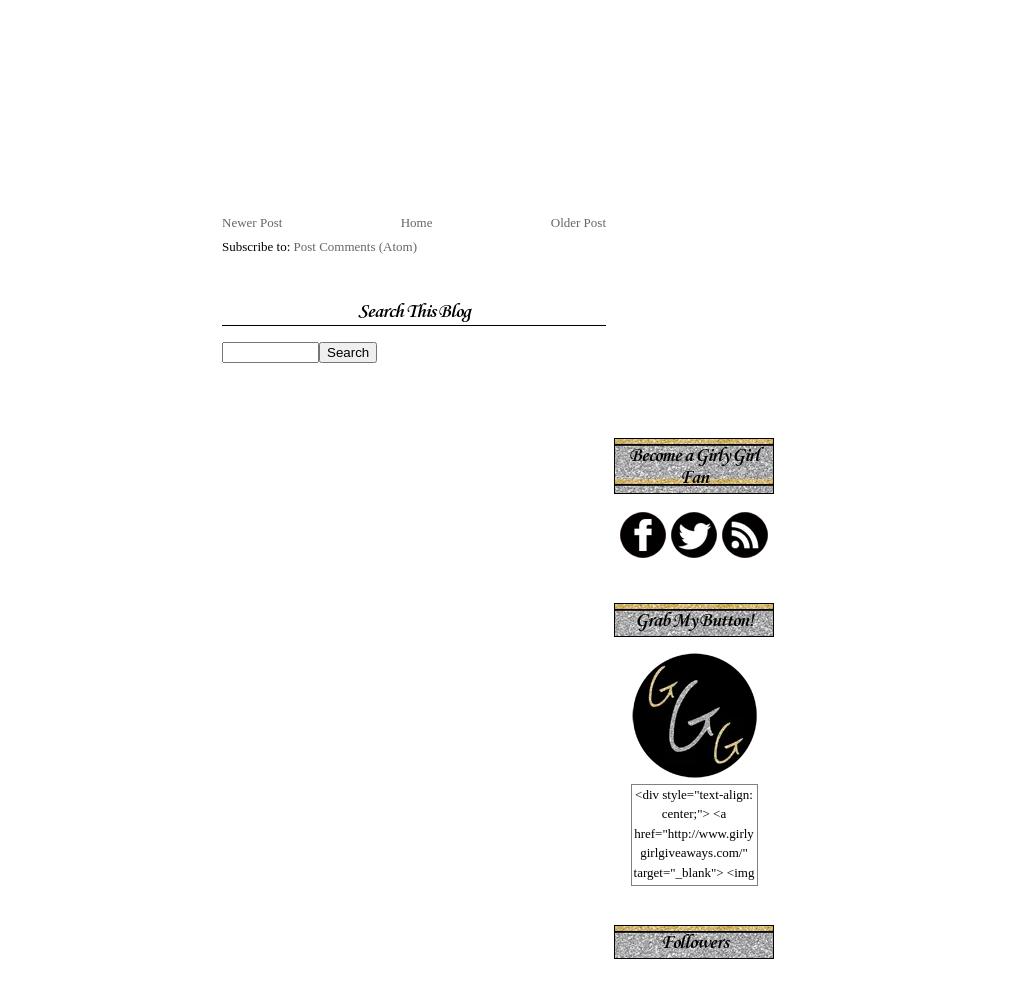 The image size is (1024, 1003). What do you see at coordinates (577, 221) in the screenshot?
I see `'Older Post'` at bounding box center [577, 221].